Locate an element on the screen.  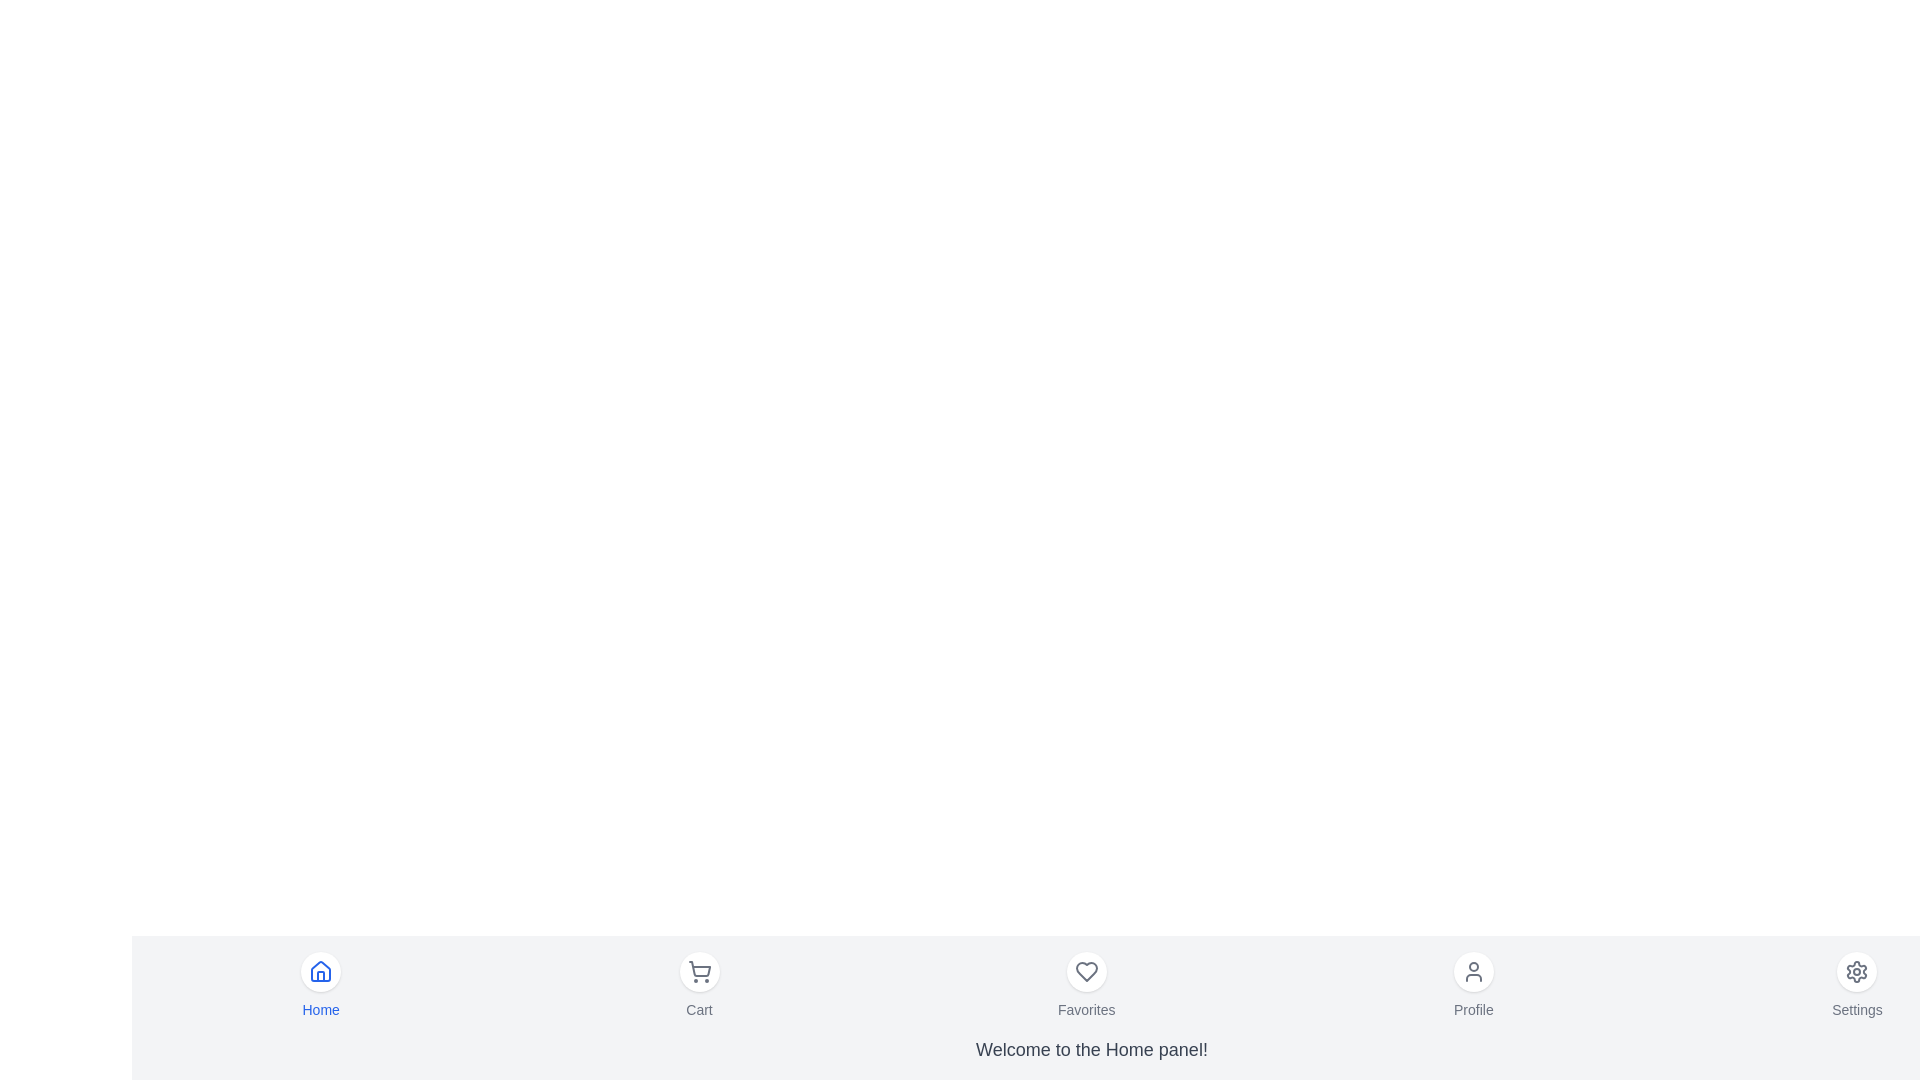
the menu item labeled Home to observe the hover effect is located at coordinates (321, 985).